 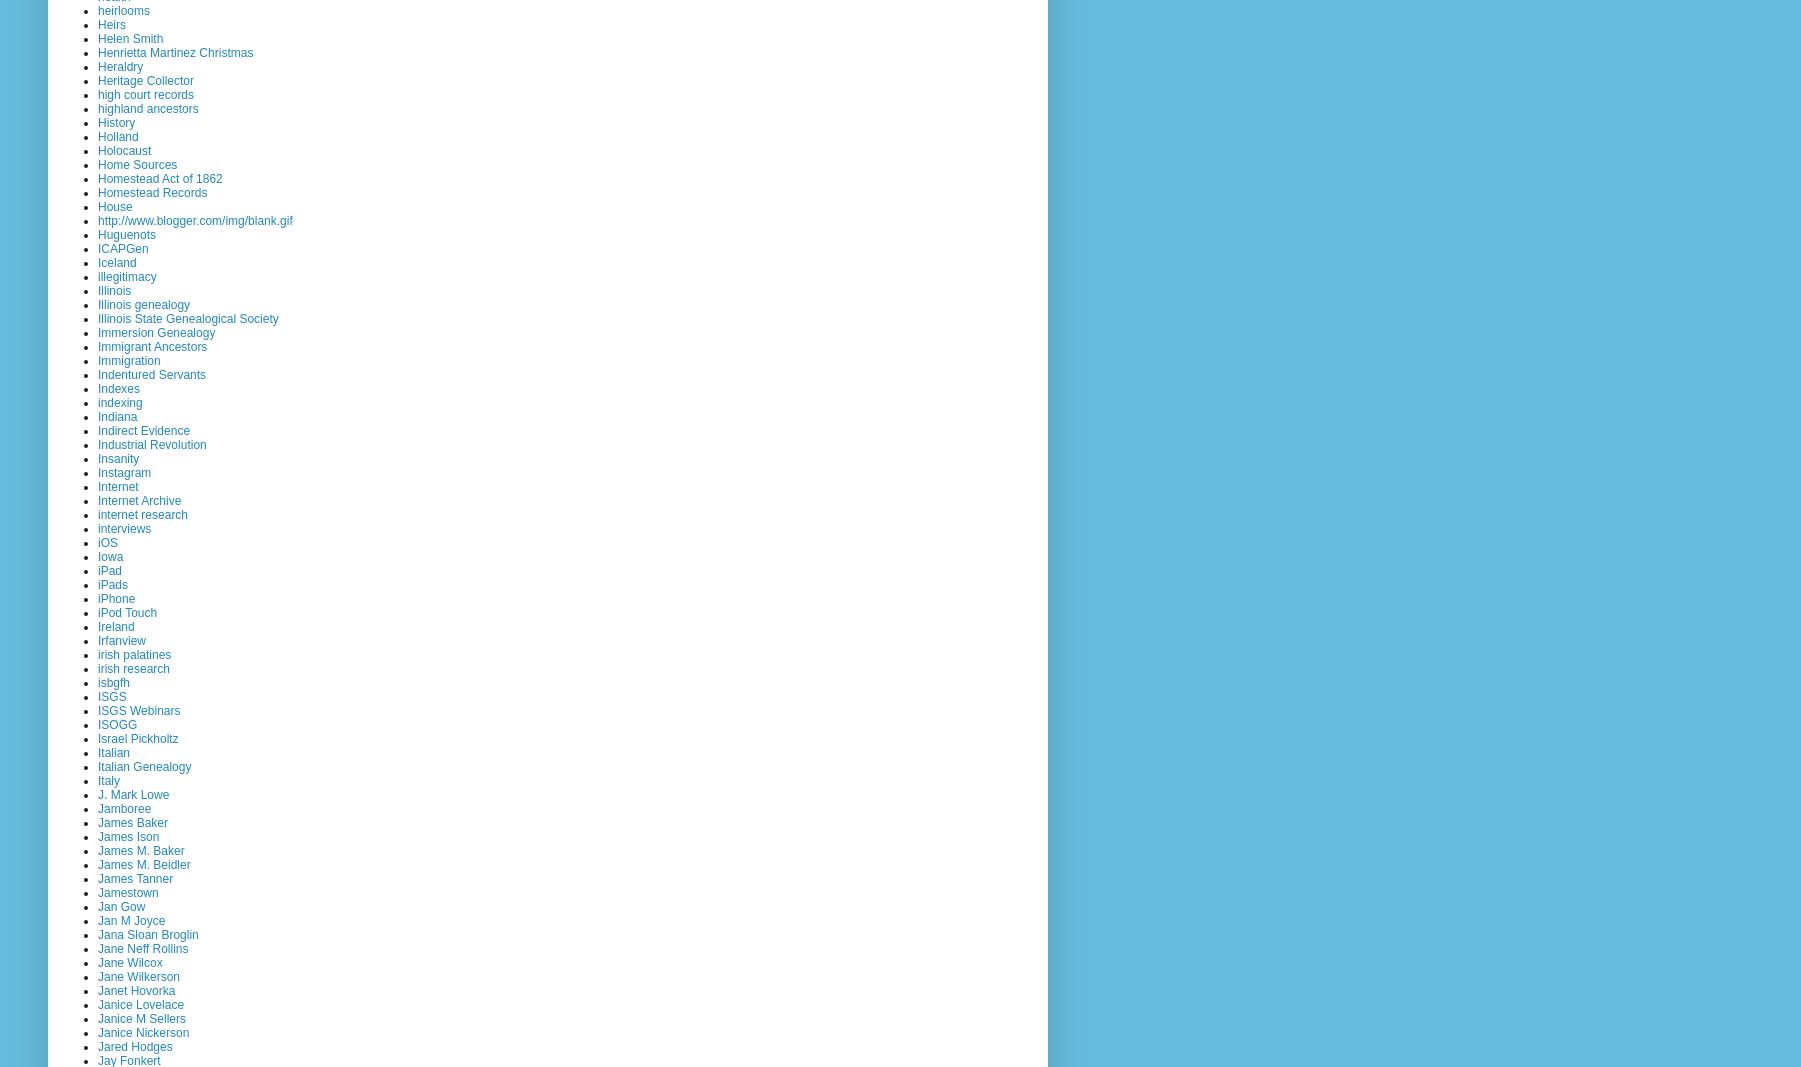 I want to click on 'Jane Wilcox', so click(x=130, y=962).